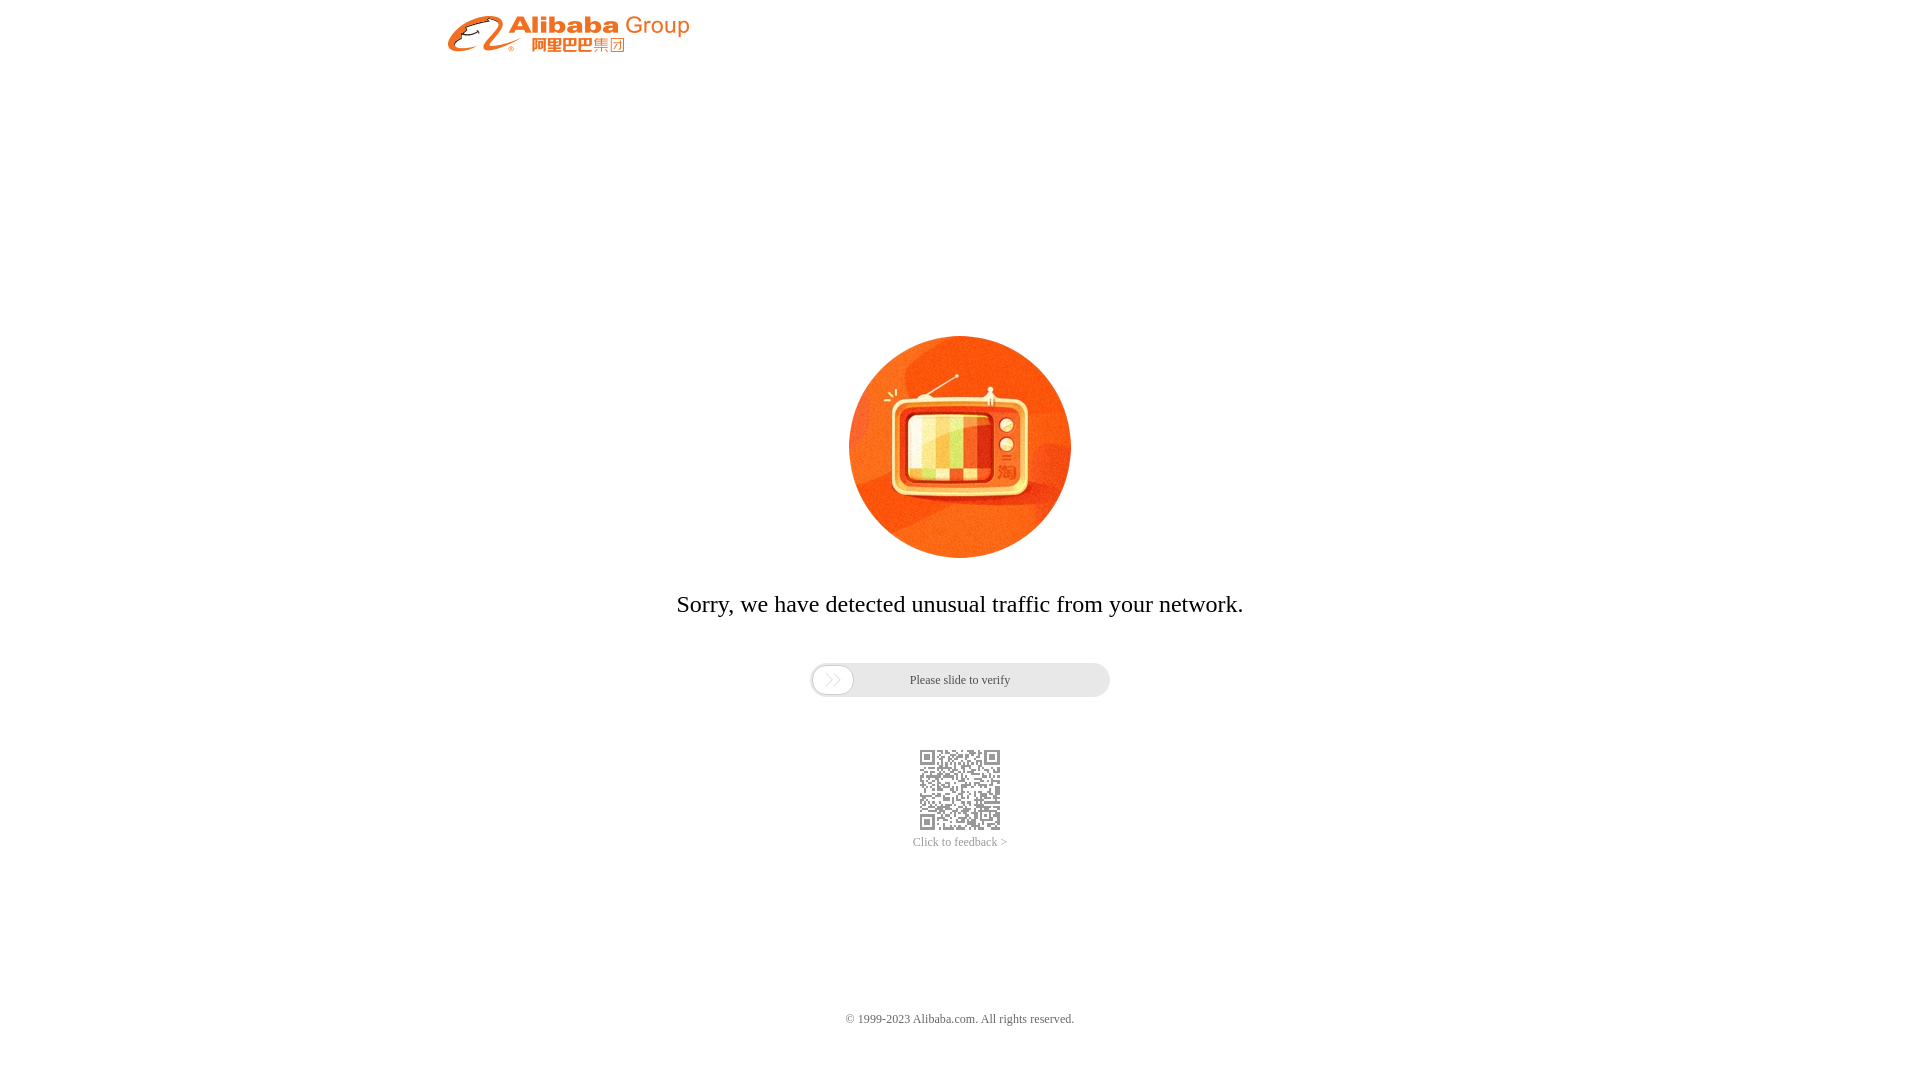 This screenshot has height=1080, width=1920. Describe the element at coordinates (960, 842) in the screenshot. I see `'Click to feedback >'` at that location.